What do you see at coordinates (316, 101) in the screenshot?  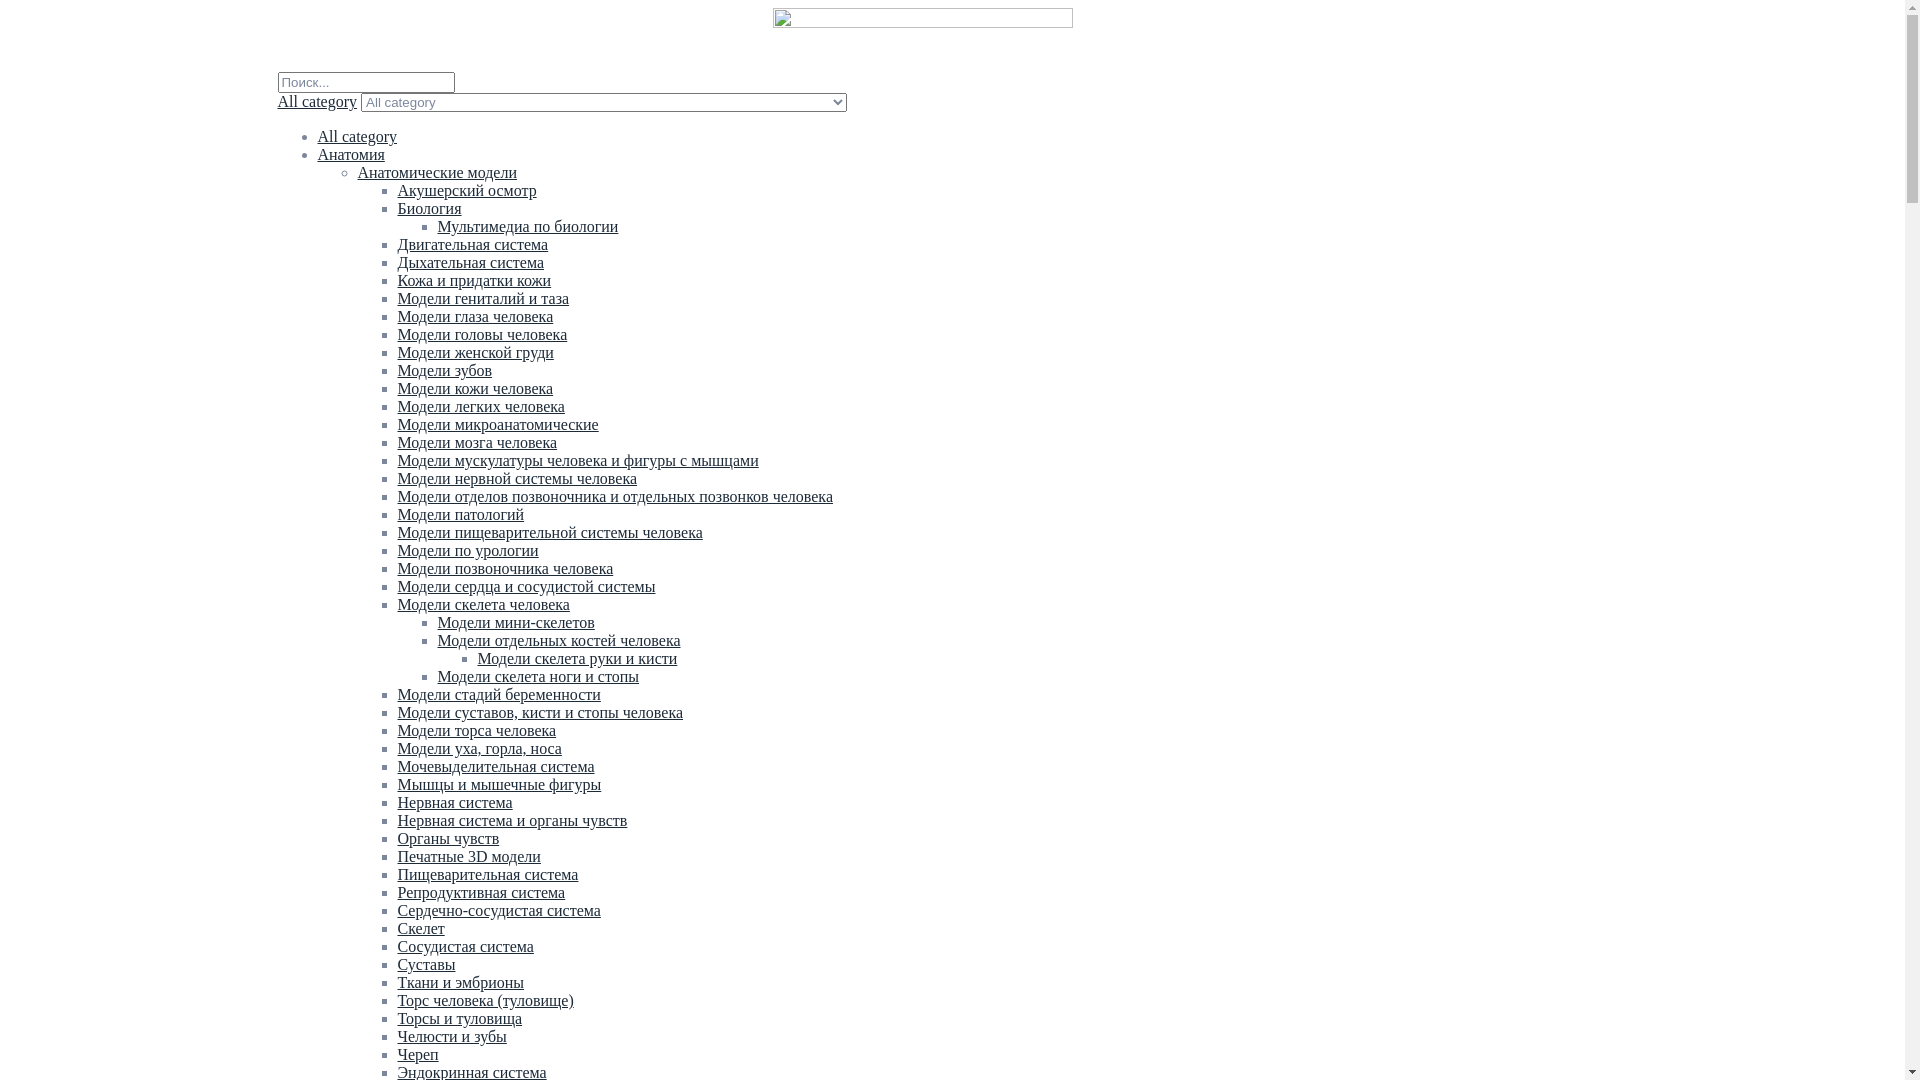 I see `'All category'` at bounding box center [316, 101].